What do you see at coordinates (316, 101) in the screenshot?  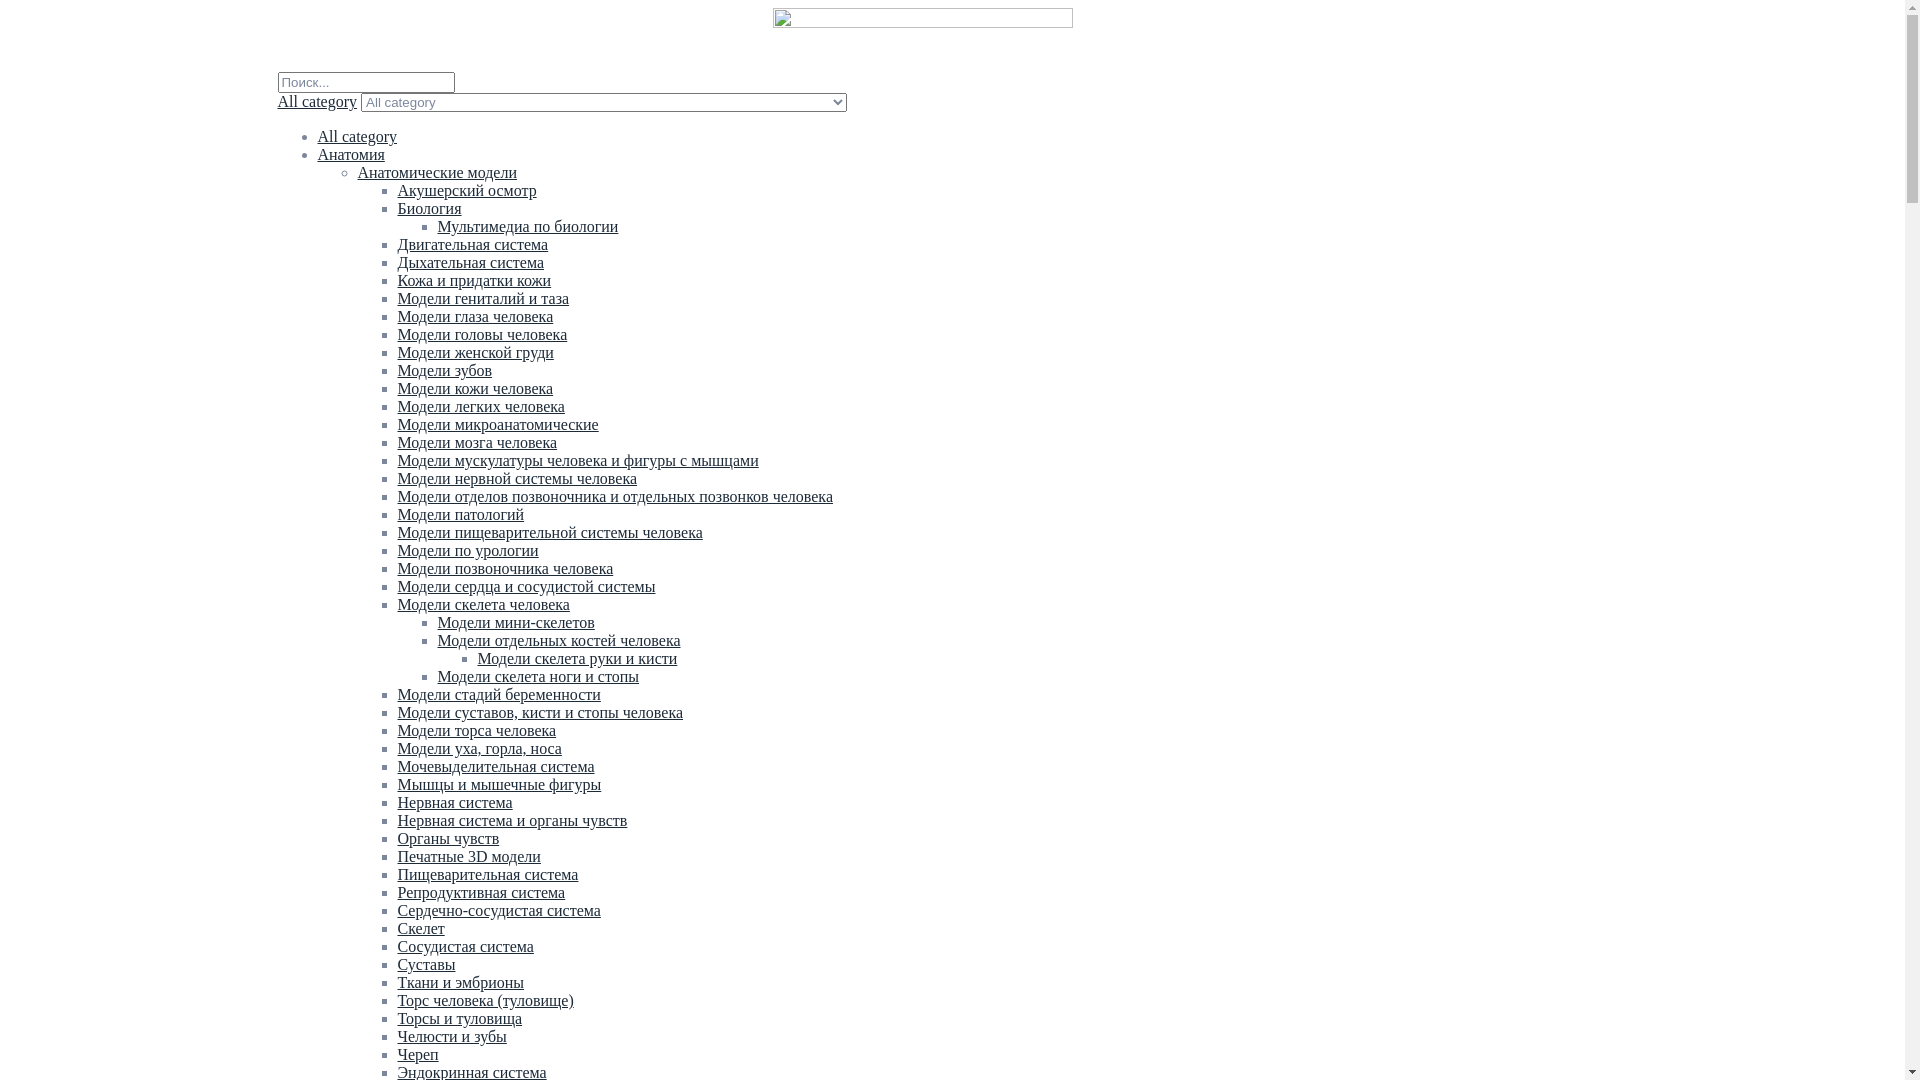 I see `'All category'` at bounding box center [316, 101].